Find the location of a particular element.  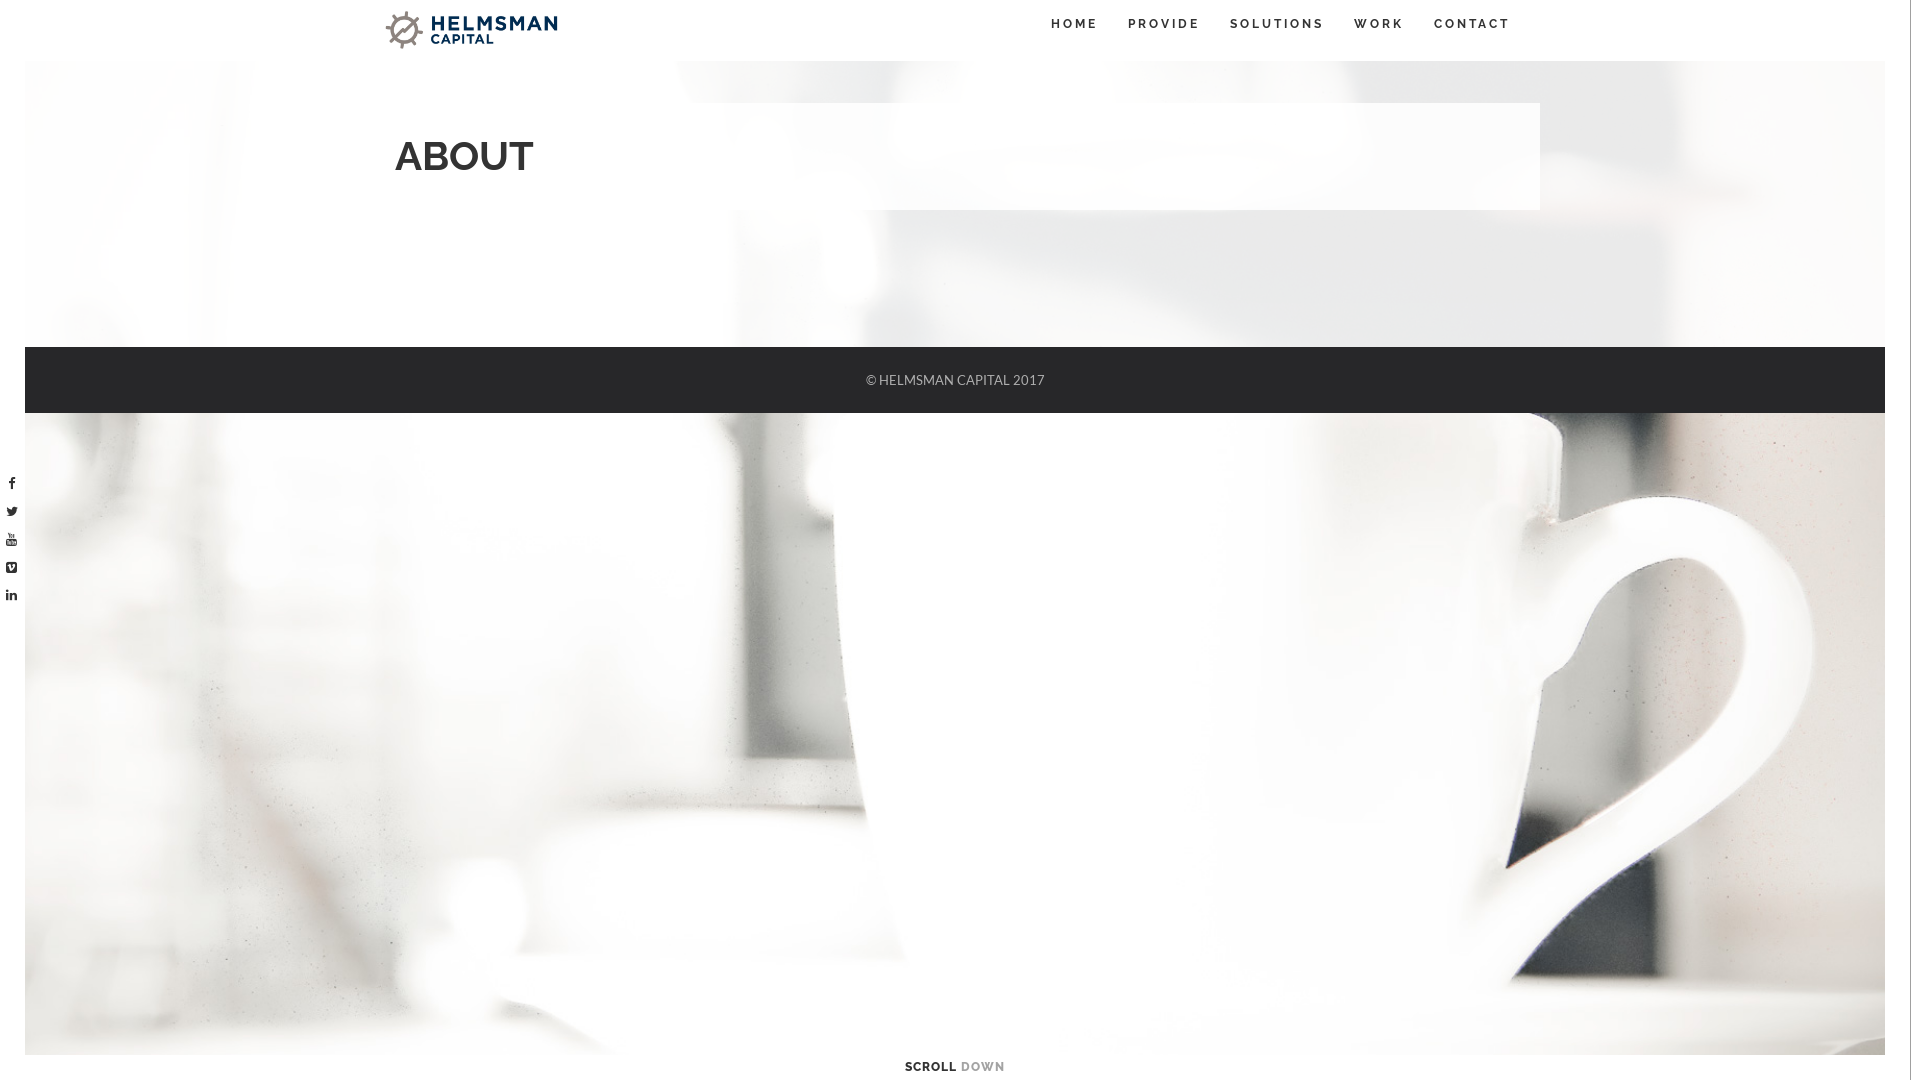

'SOLUTIONS' is located at coordinates (1275, 23).